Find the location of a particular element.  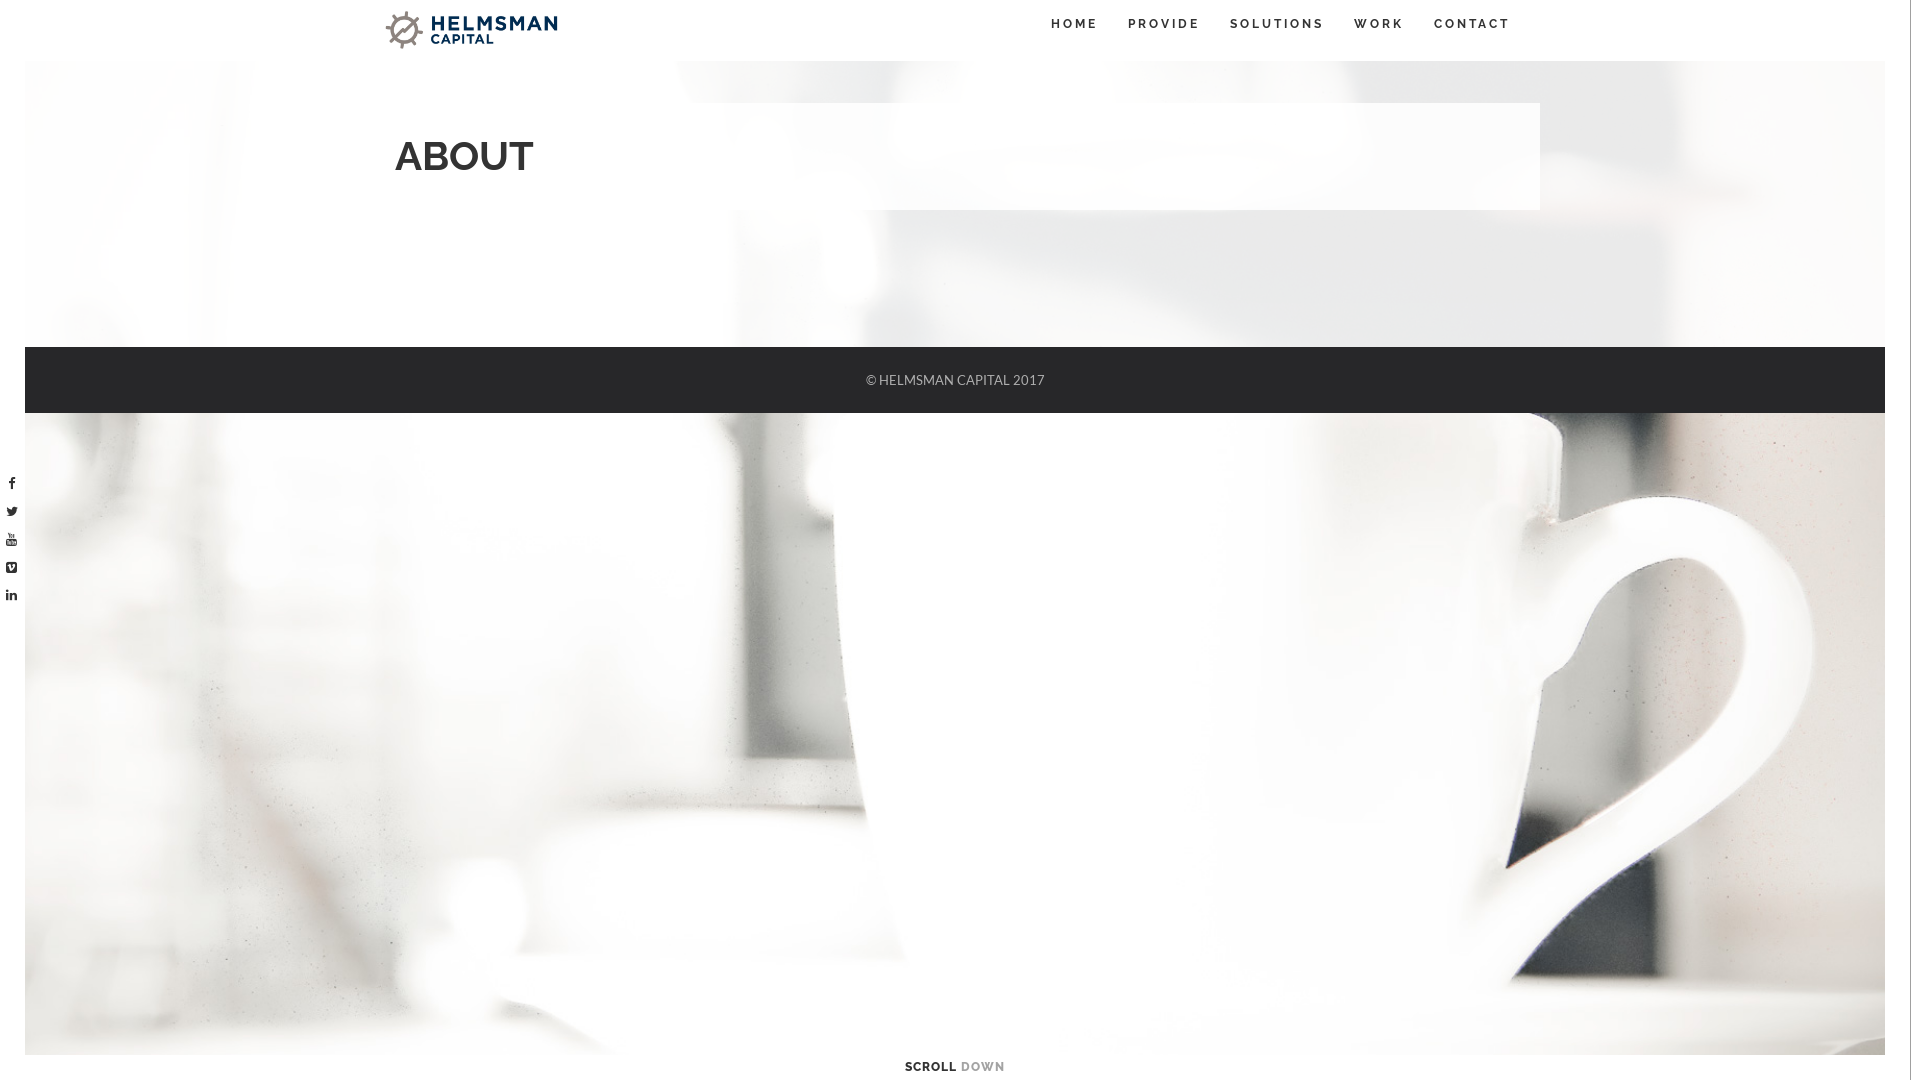

'SOLUTIONS' is located at coordinates (1275, 23).